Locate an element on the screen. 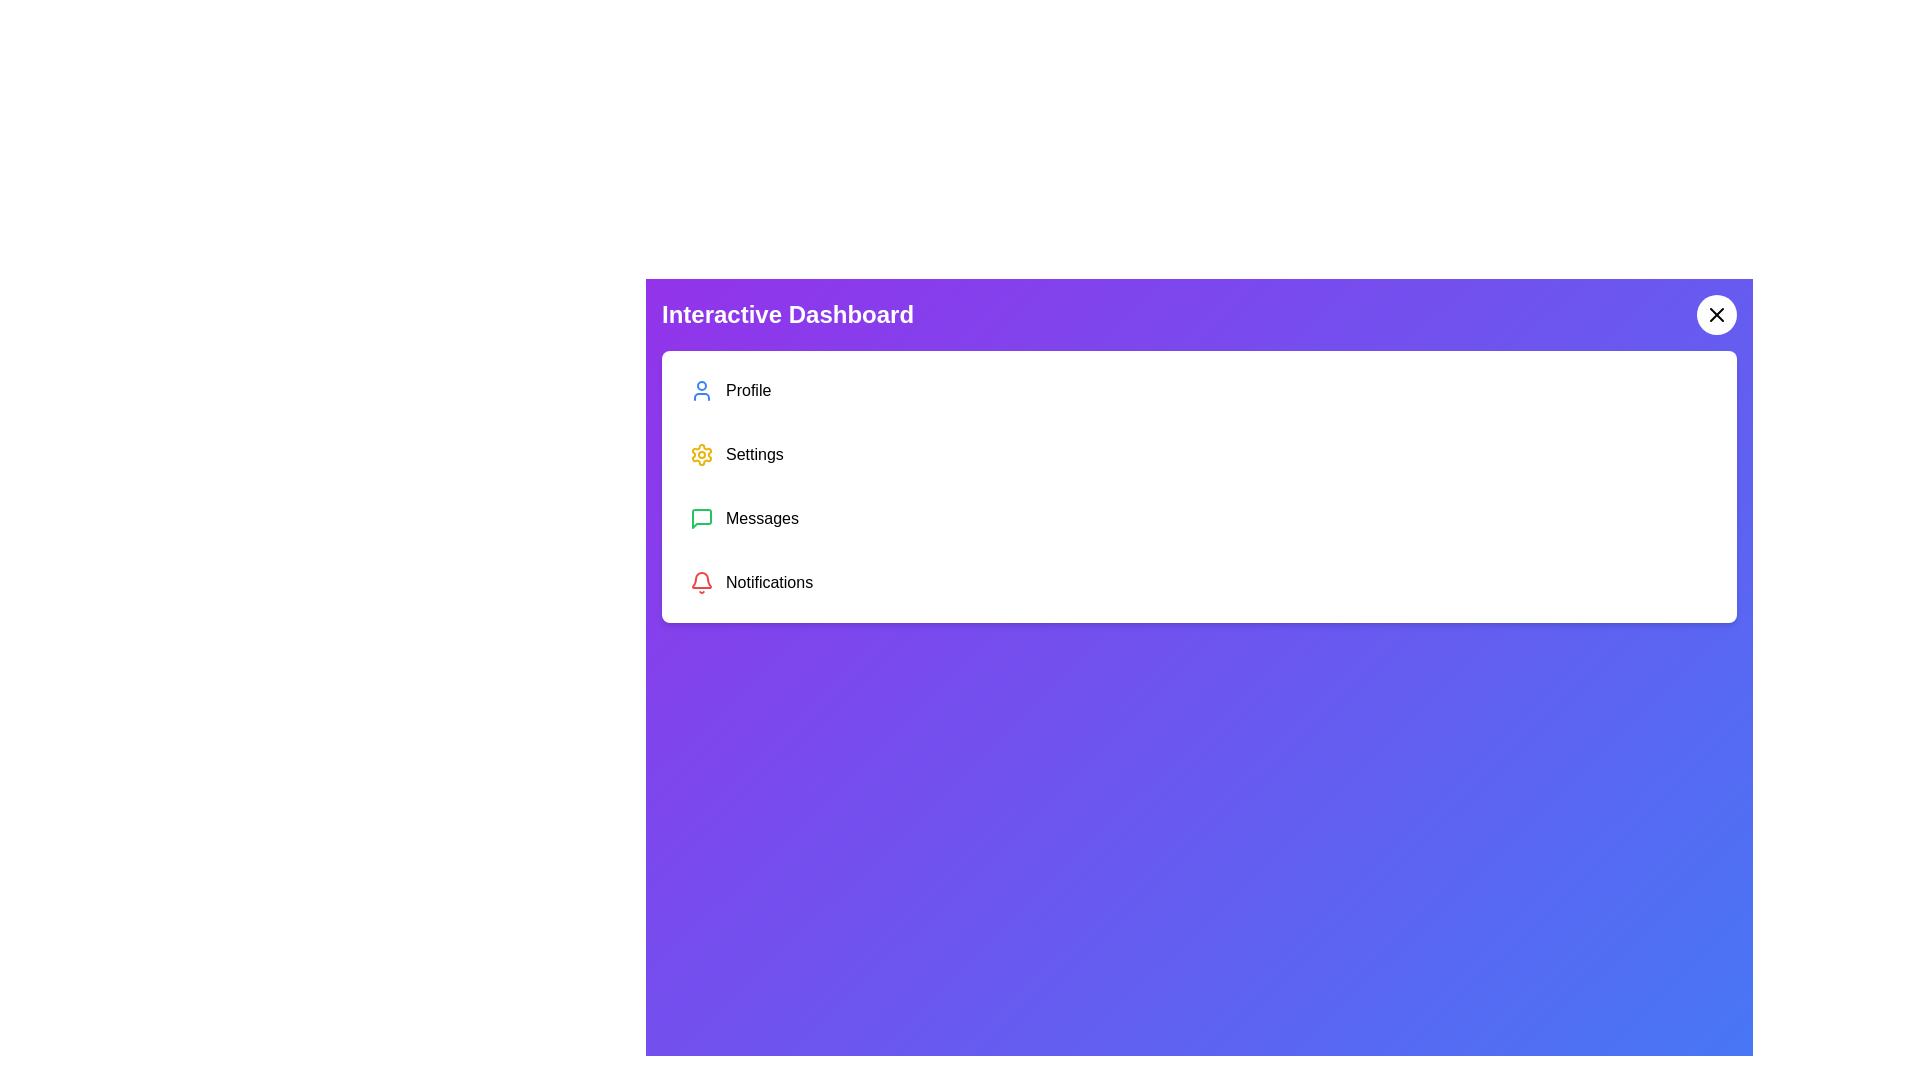 The width and height of the screenshot is (1920, 1080). the red bell icon representing notifications located in the last row of the menu under the text label 'Notifications' to interact with it is located at coordinates (701, 582).